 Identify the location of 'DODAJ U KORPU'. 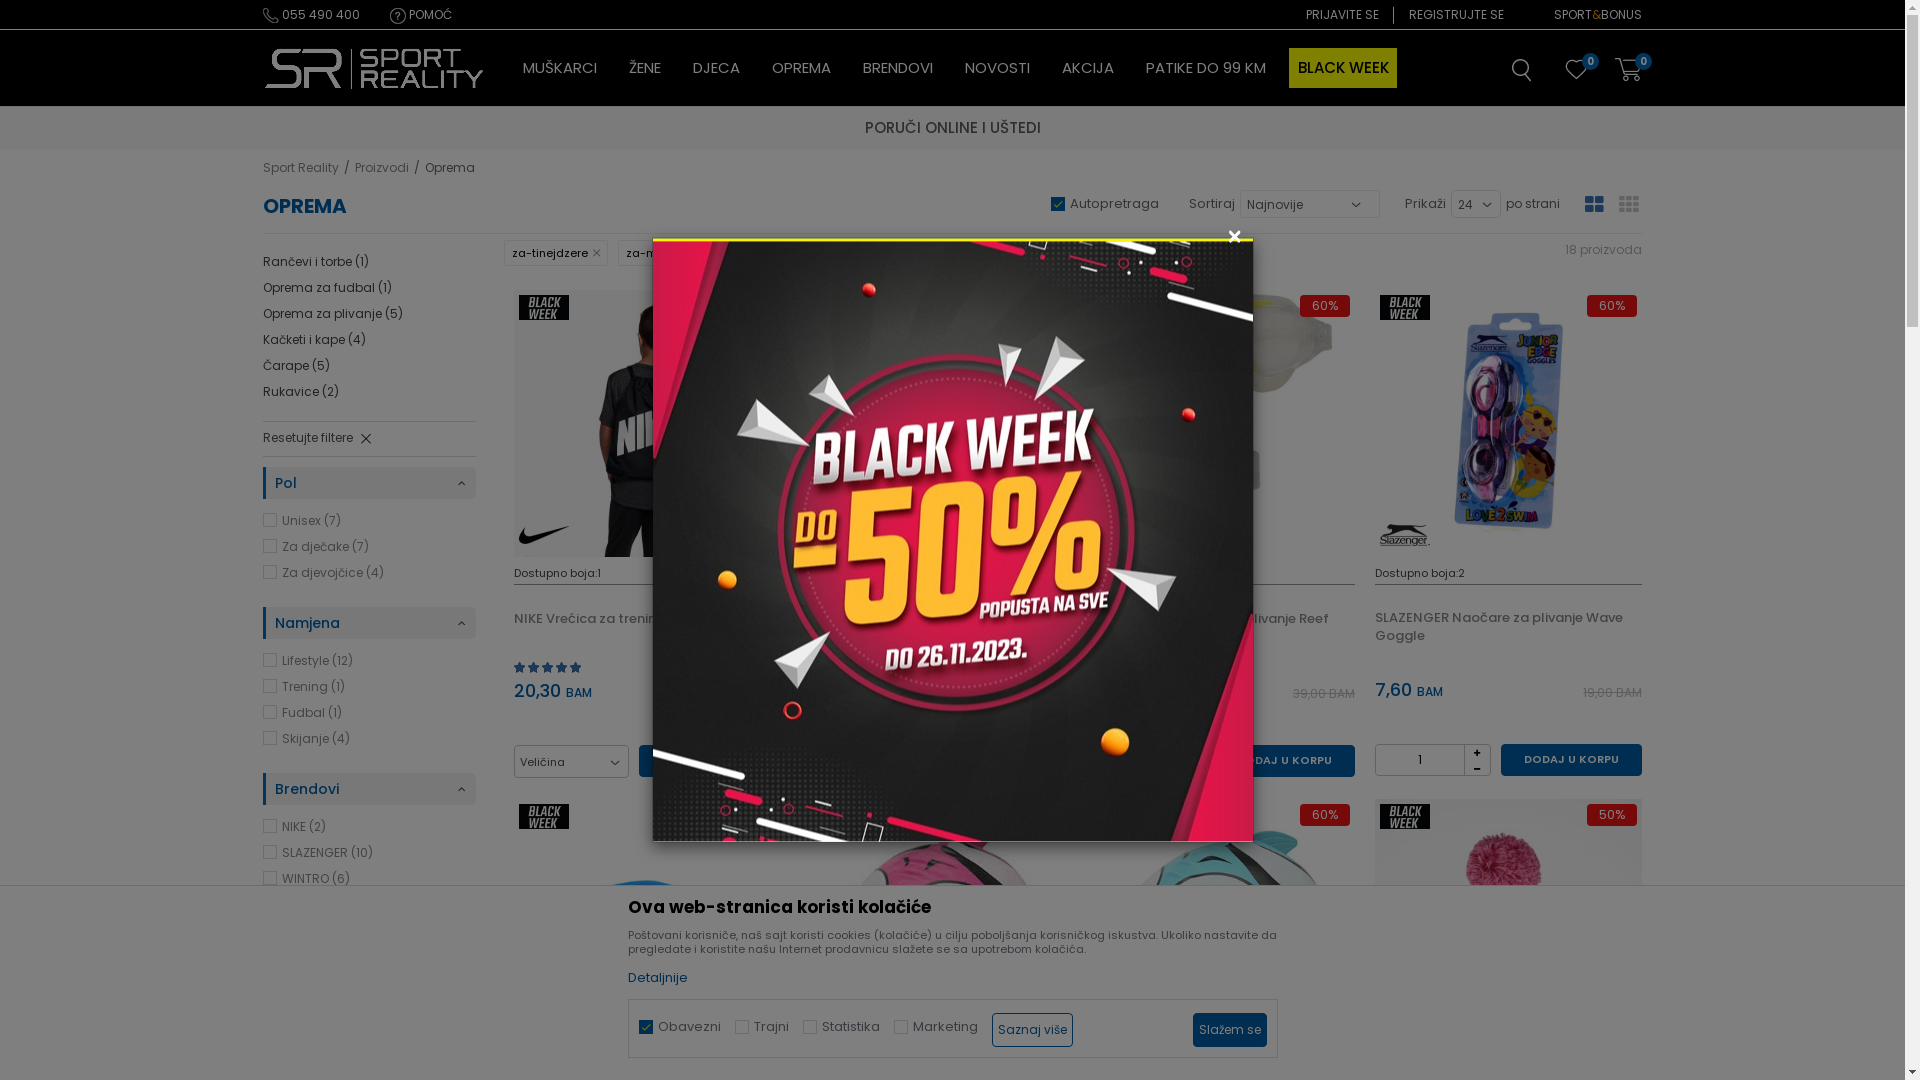
(1570, 759).